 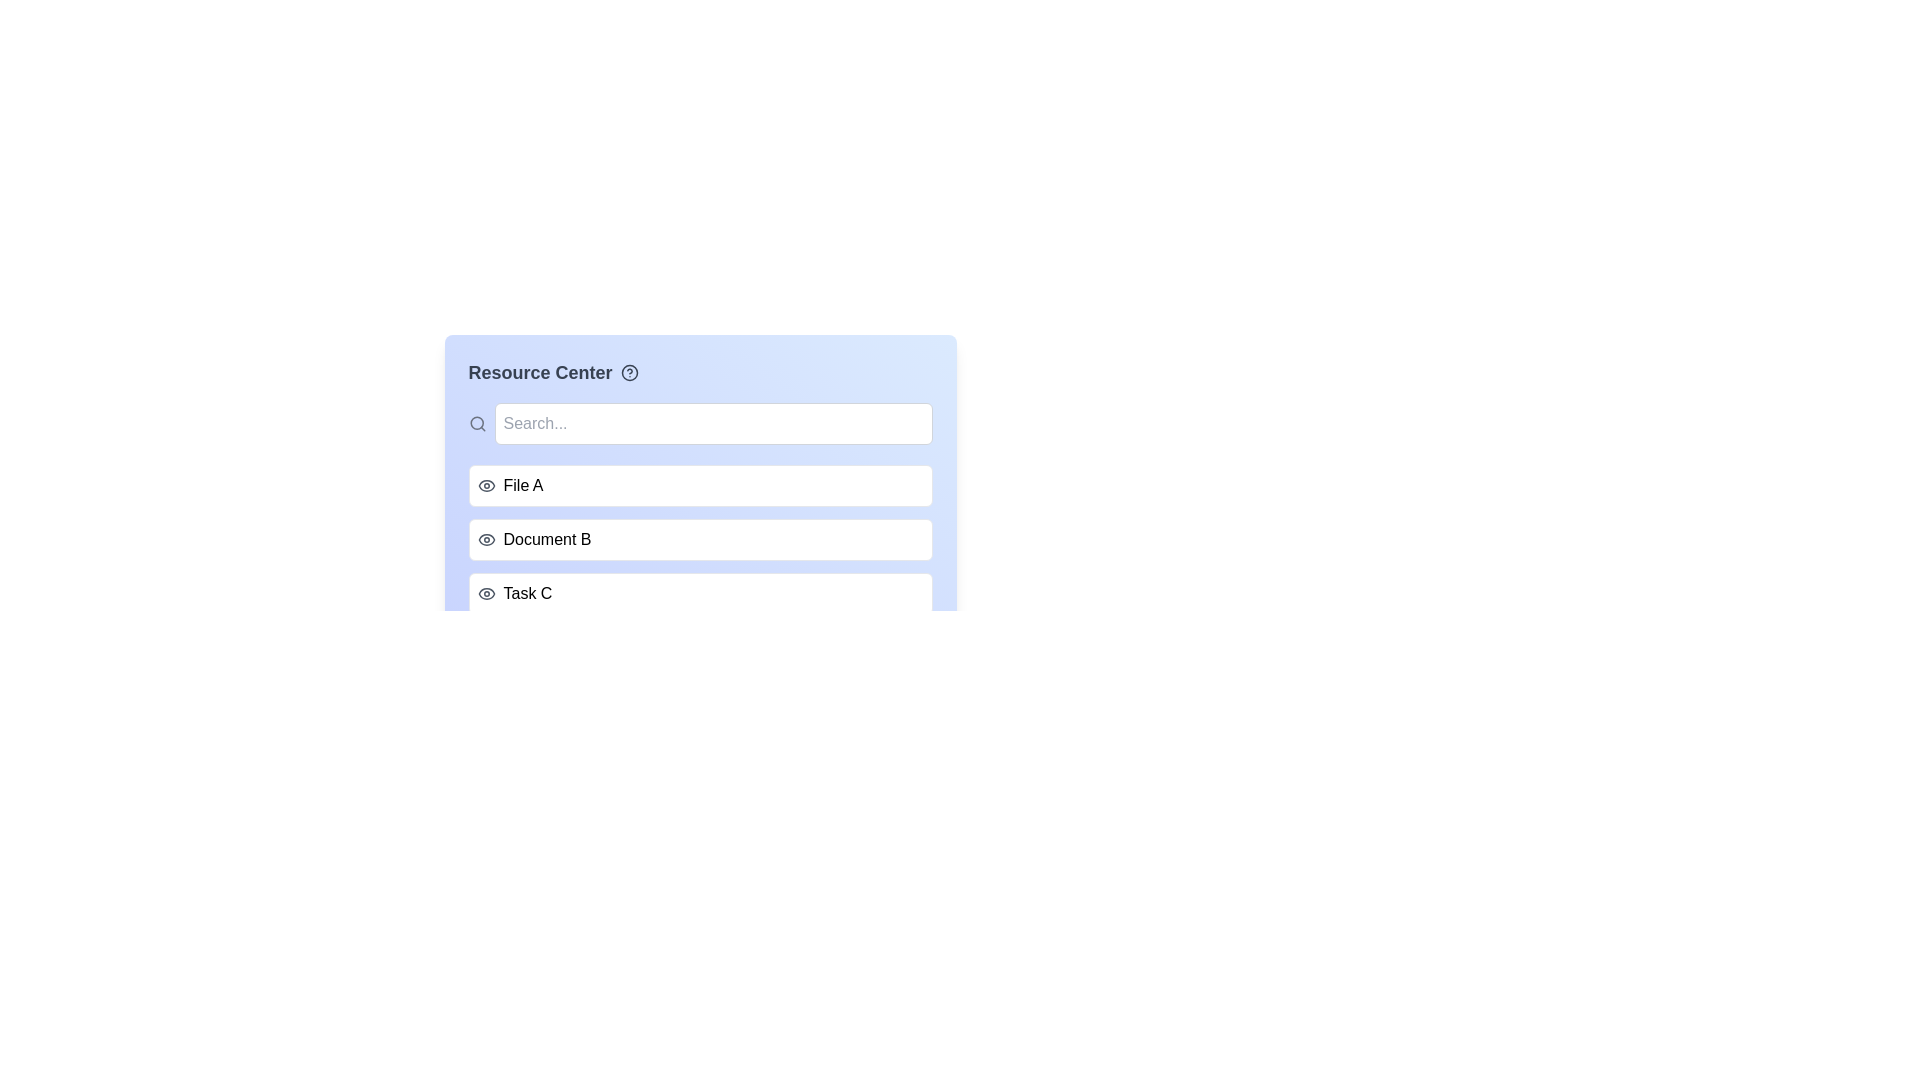 I want to click on text label for 'Document B' located in the 'Resource Center' section, aligned with an eye-shaped icon, so click(x=547, y=540).